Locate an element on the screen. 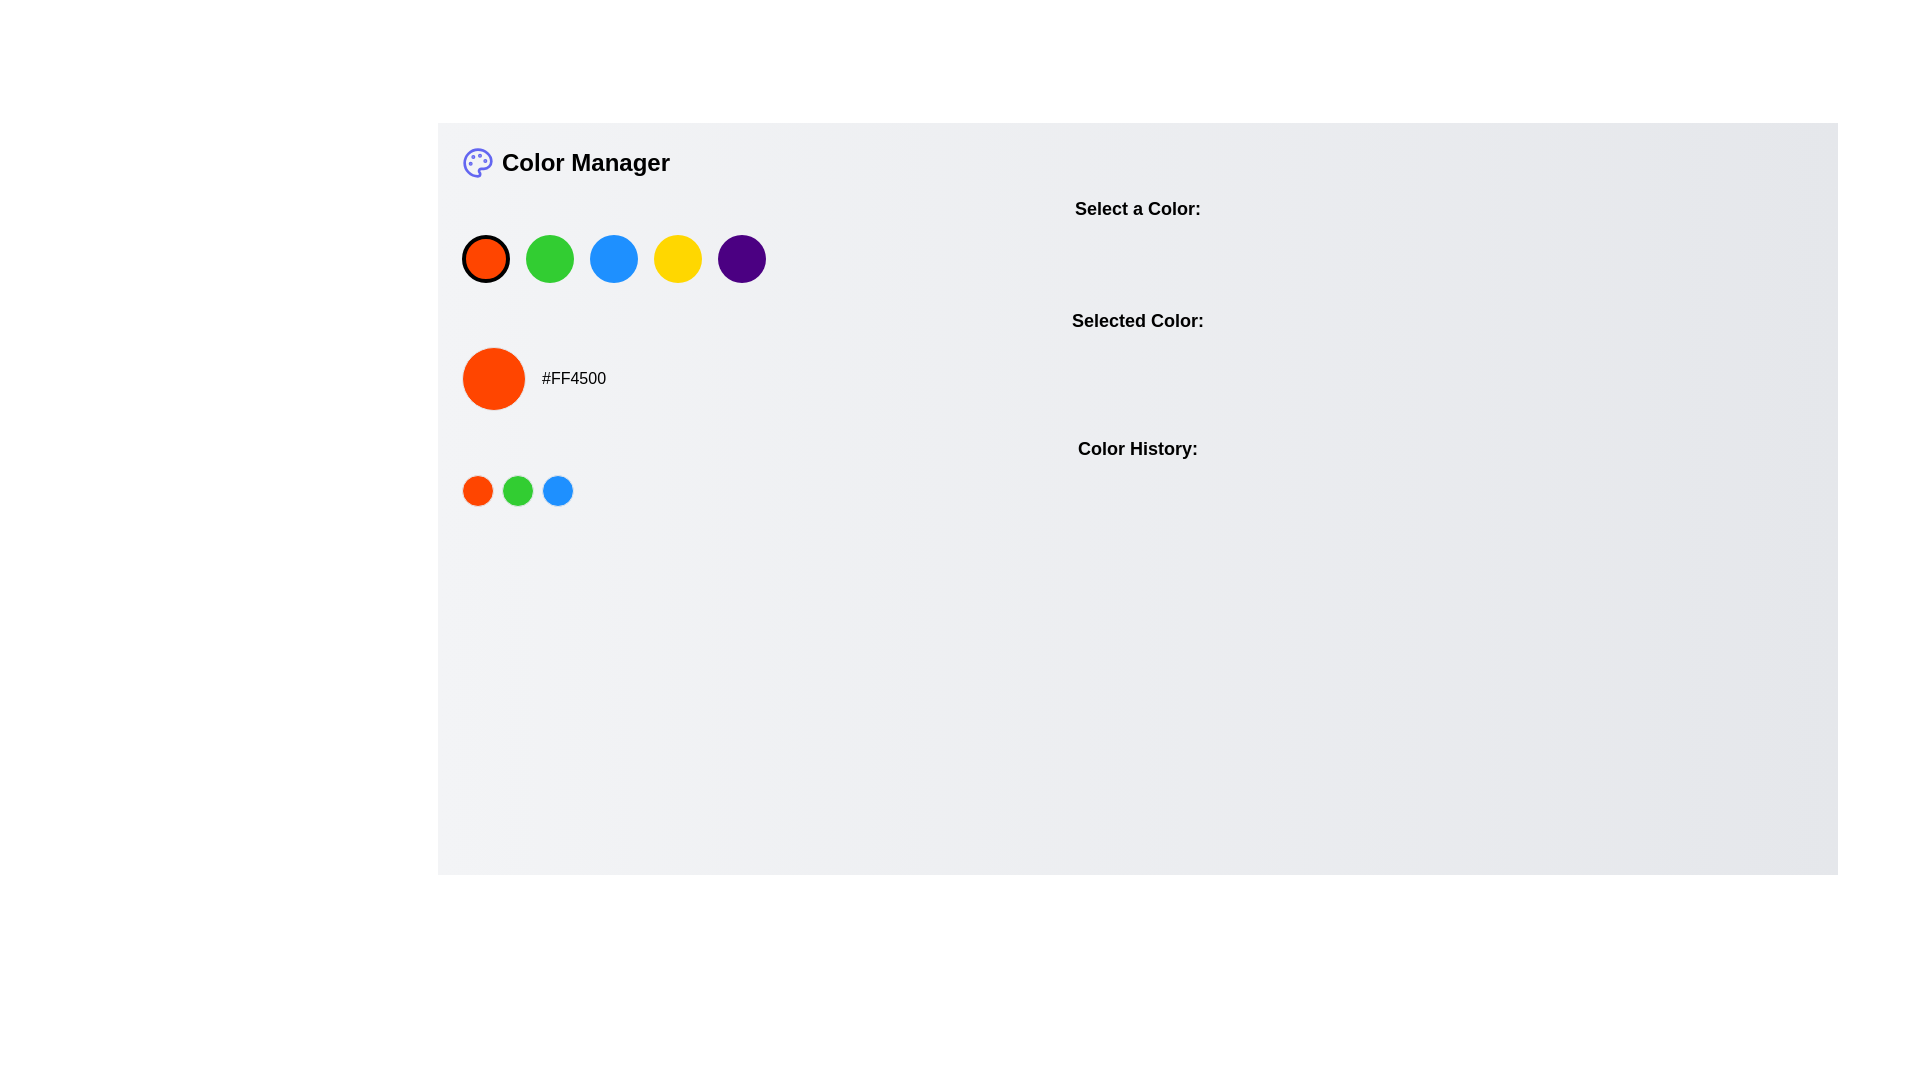 Image resolution: width=1920 pixels, height=1080 pixels. the Text Label that indicates the history of selected colors, located in the Color History subsection, below the Selected Color section is located at coordinates (1137, 447).